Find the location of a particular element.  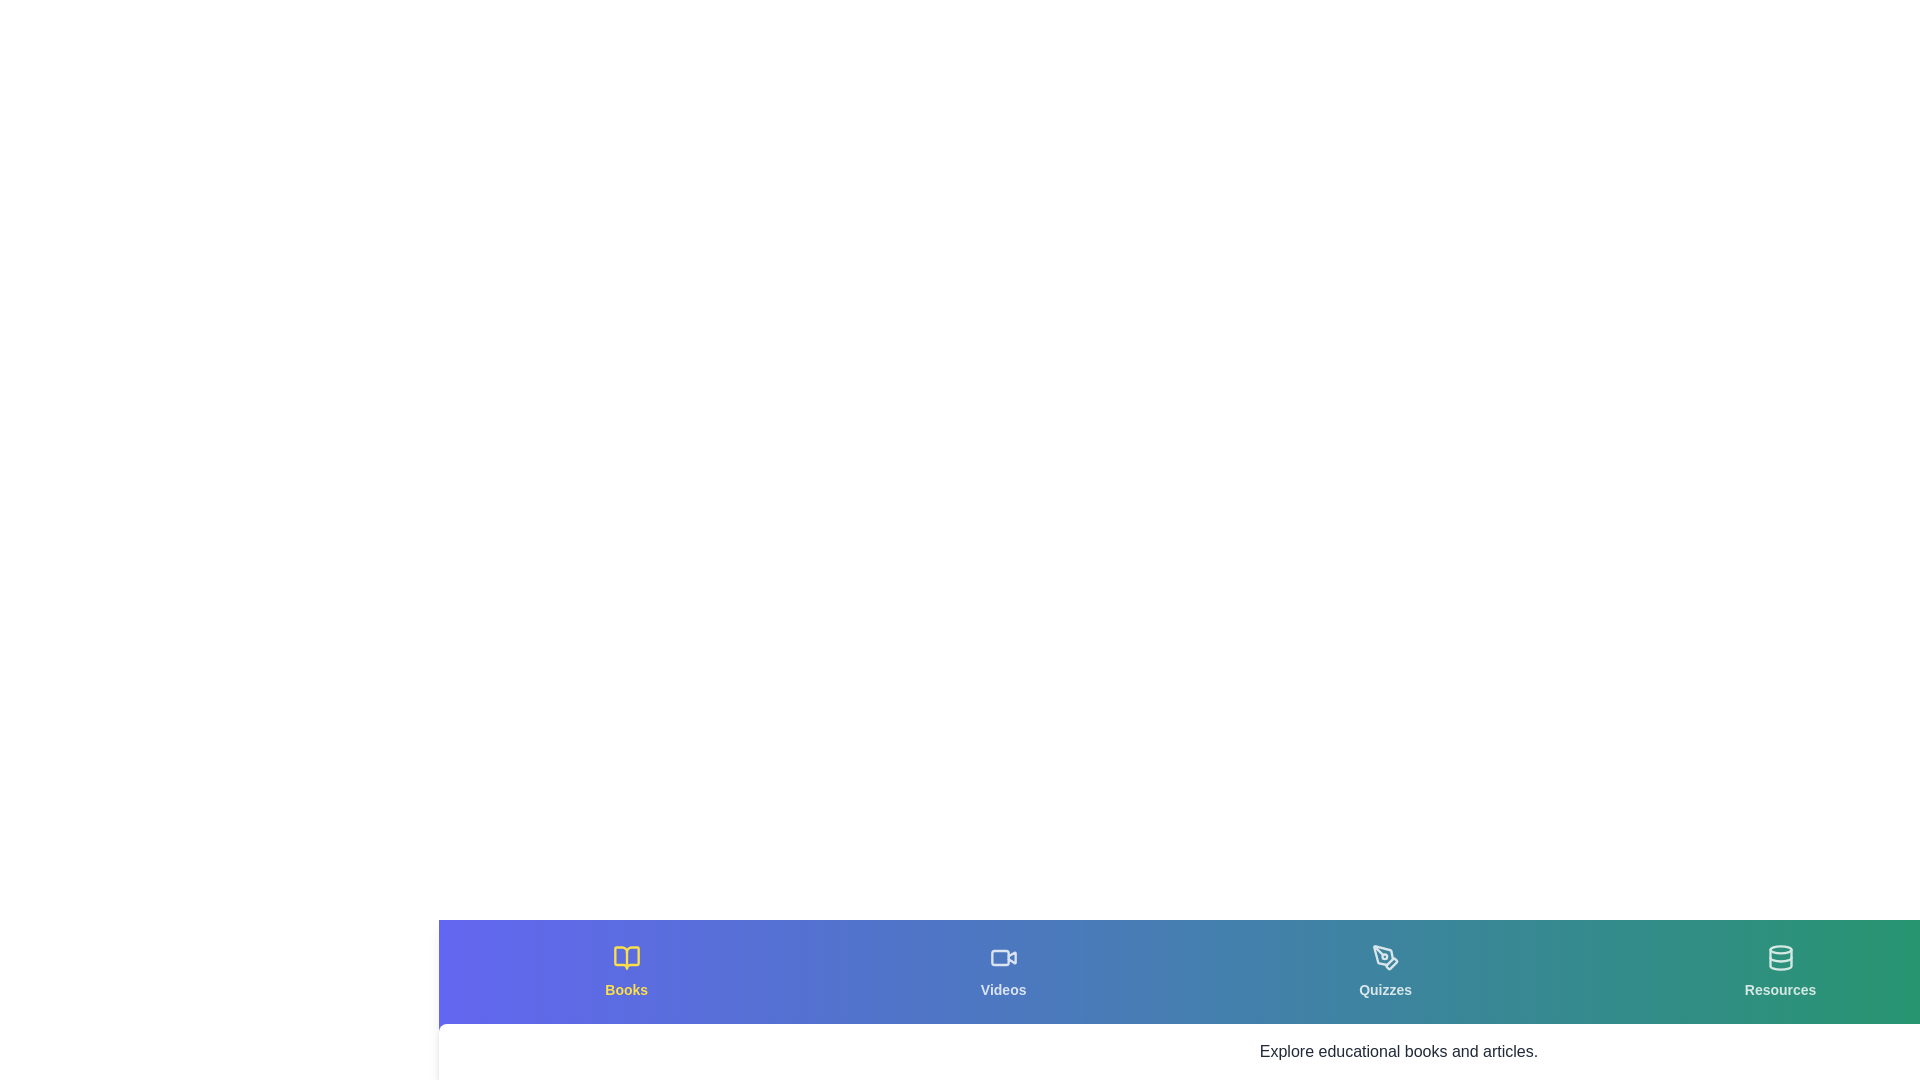

the tab icon labeled Videos to observe its visual feedback is located at coordinates (1003, 971).